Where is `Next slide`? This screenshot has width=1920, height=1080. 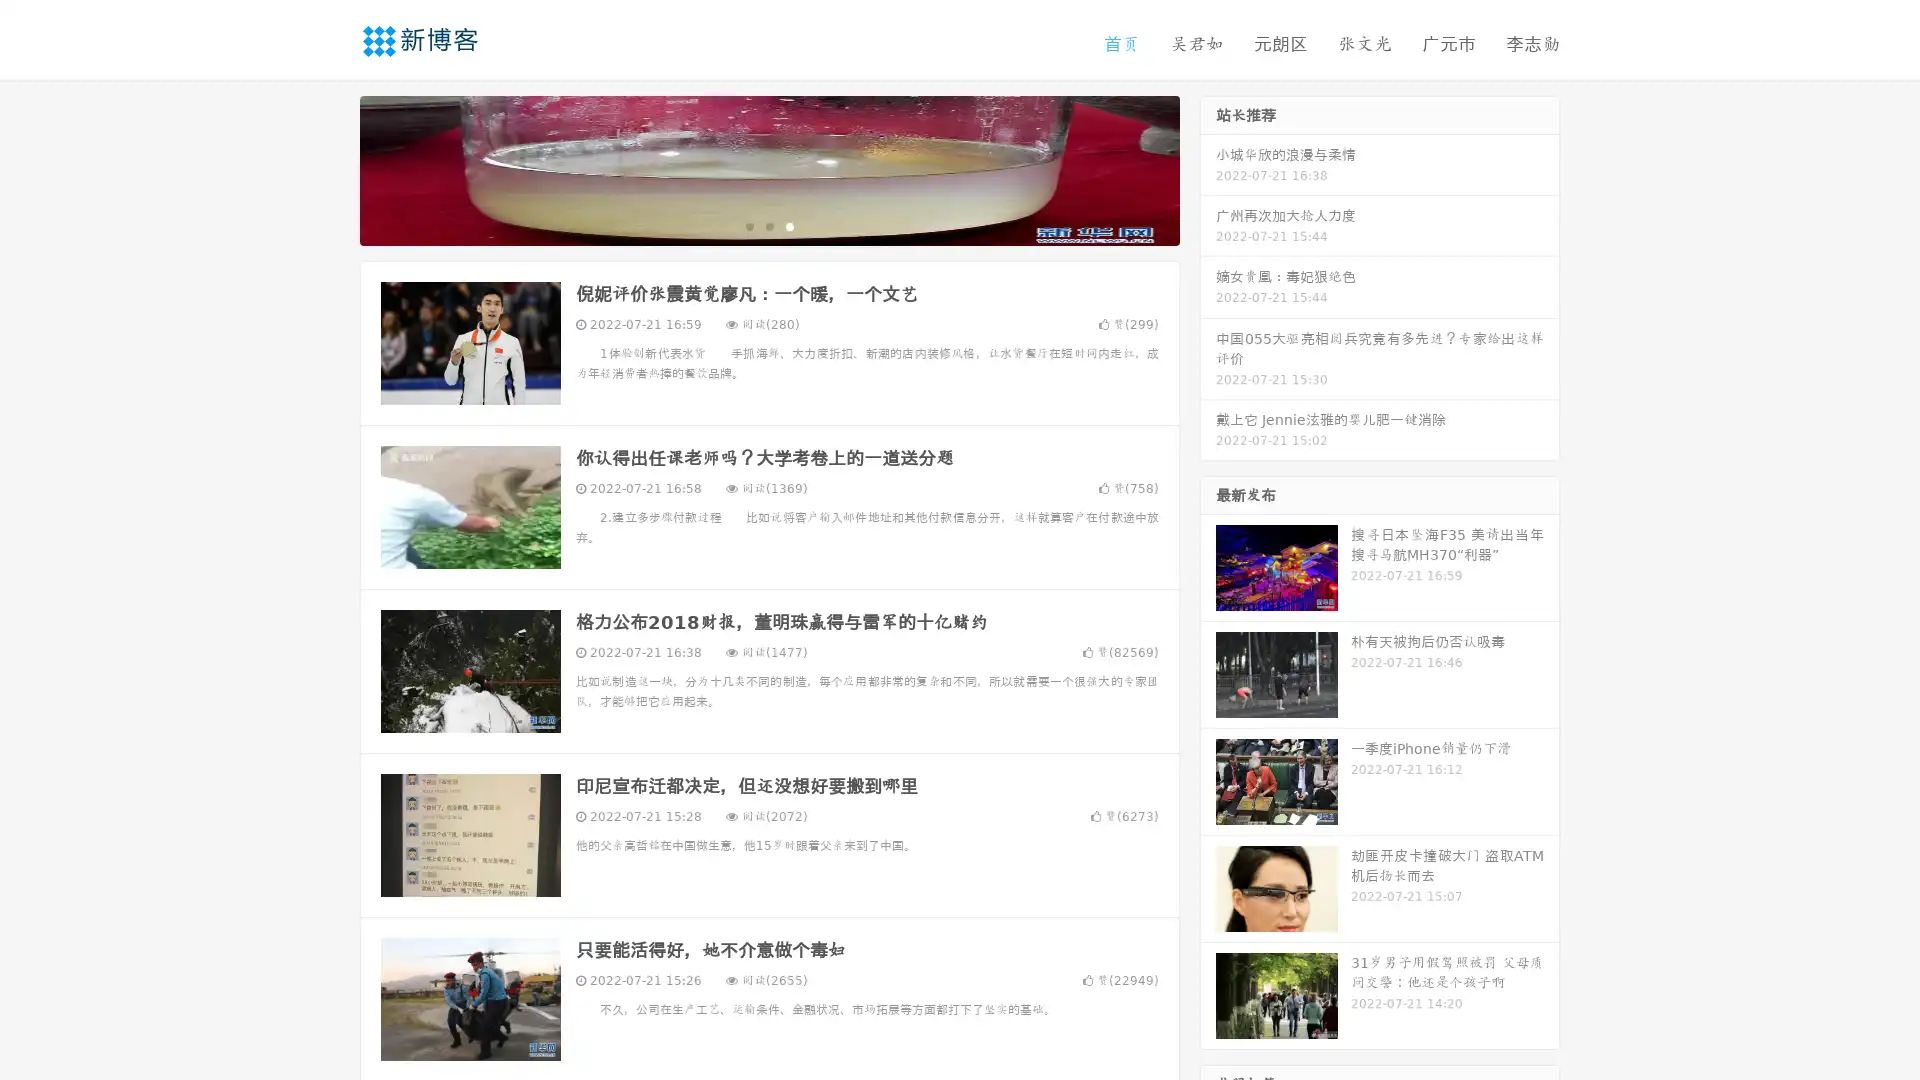
Next slide is located at coordinates (1208, 168).